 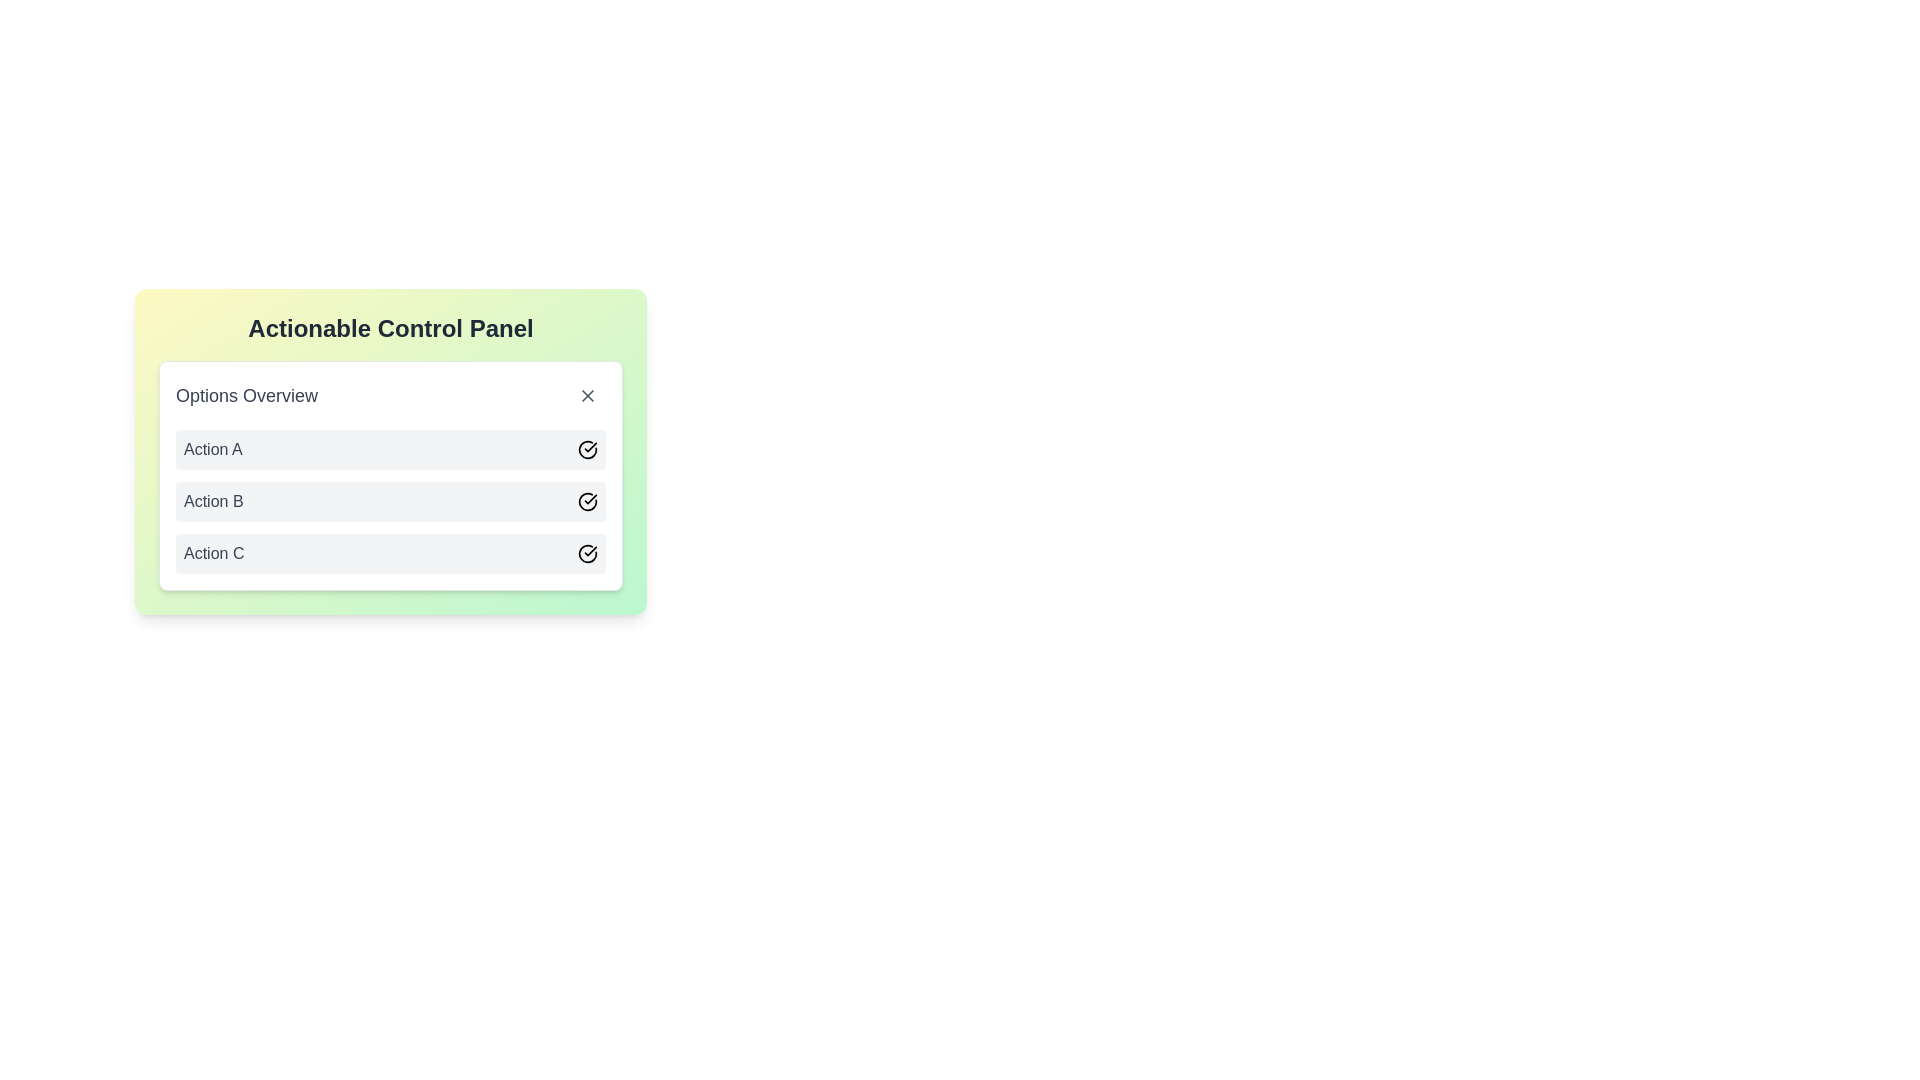 I want to click on the graphical status indicator representing the state of 'Action A', located at the right end of the first row in the 'Actionable Control Panel', so click(x=587, y=450).